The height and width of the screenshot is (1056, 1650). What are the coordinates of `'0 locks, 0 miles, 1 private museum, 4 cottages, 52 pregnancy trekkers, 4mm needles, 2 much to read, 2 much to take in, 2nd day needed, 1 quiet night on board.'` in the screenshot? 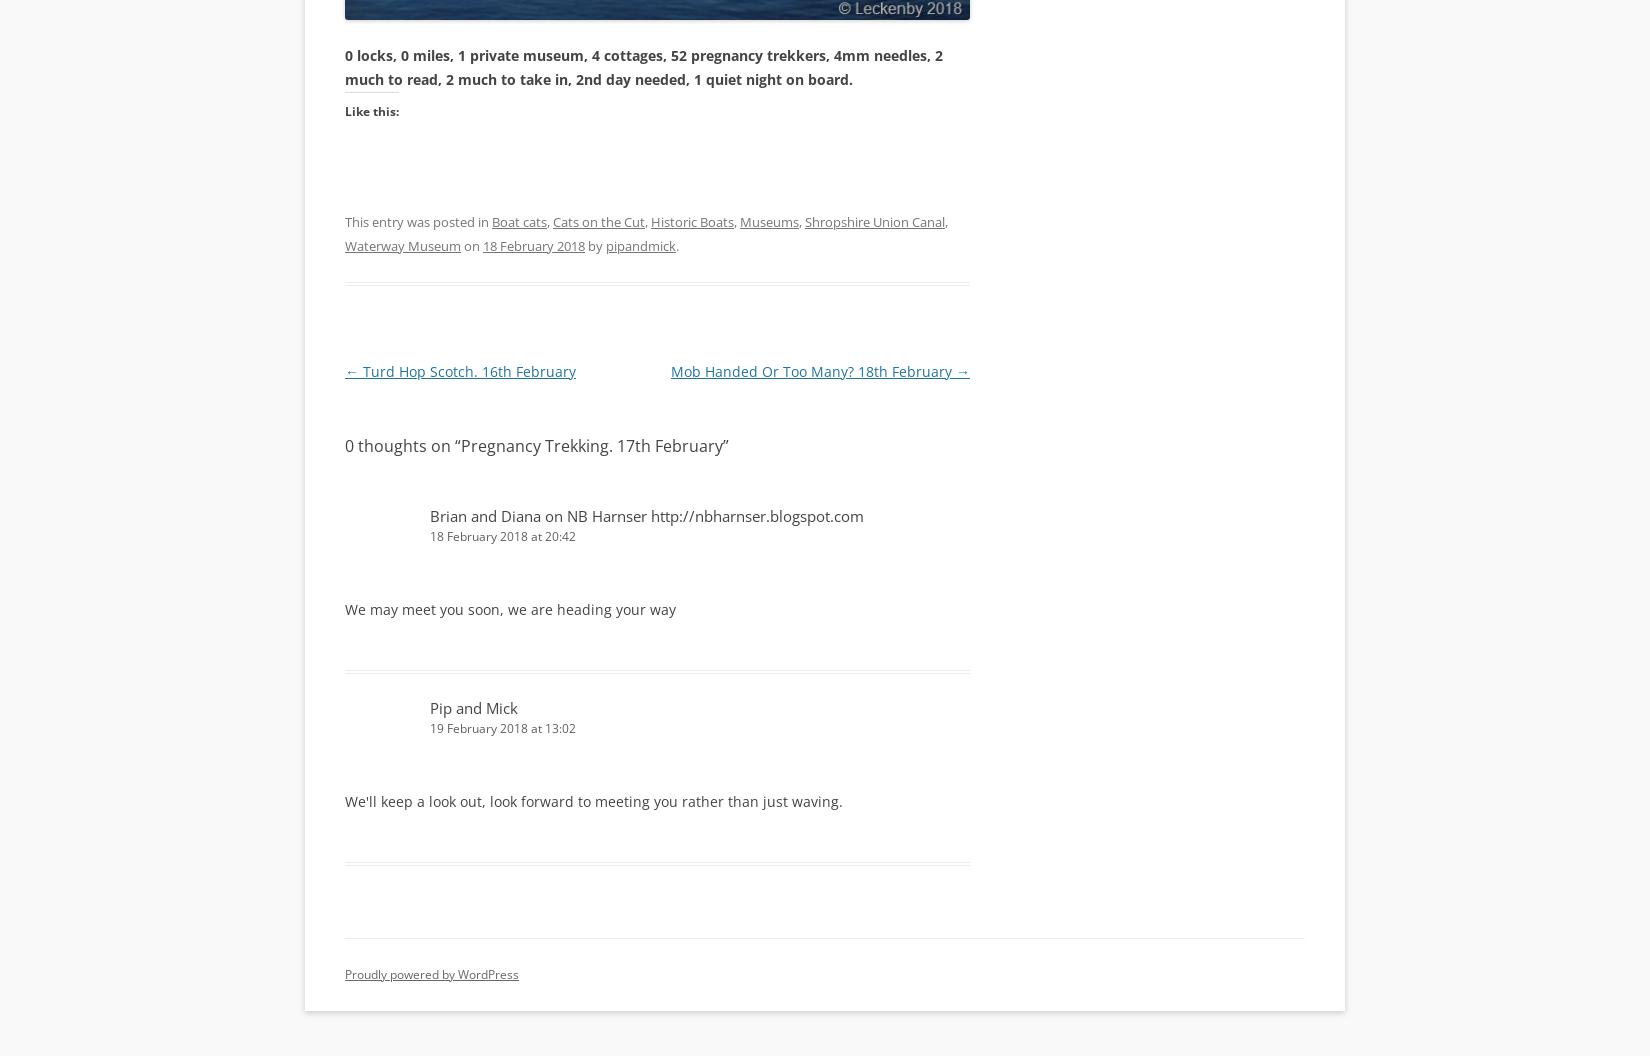 It's located at (642, 66).